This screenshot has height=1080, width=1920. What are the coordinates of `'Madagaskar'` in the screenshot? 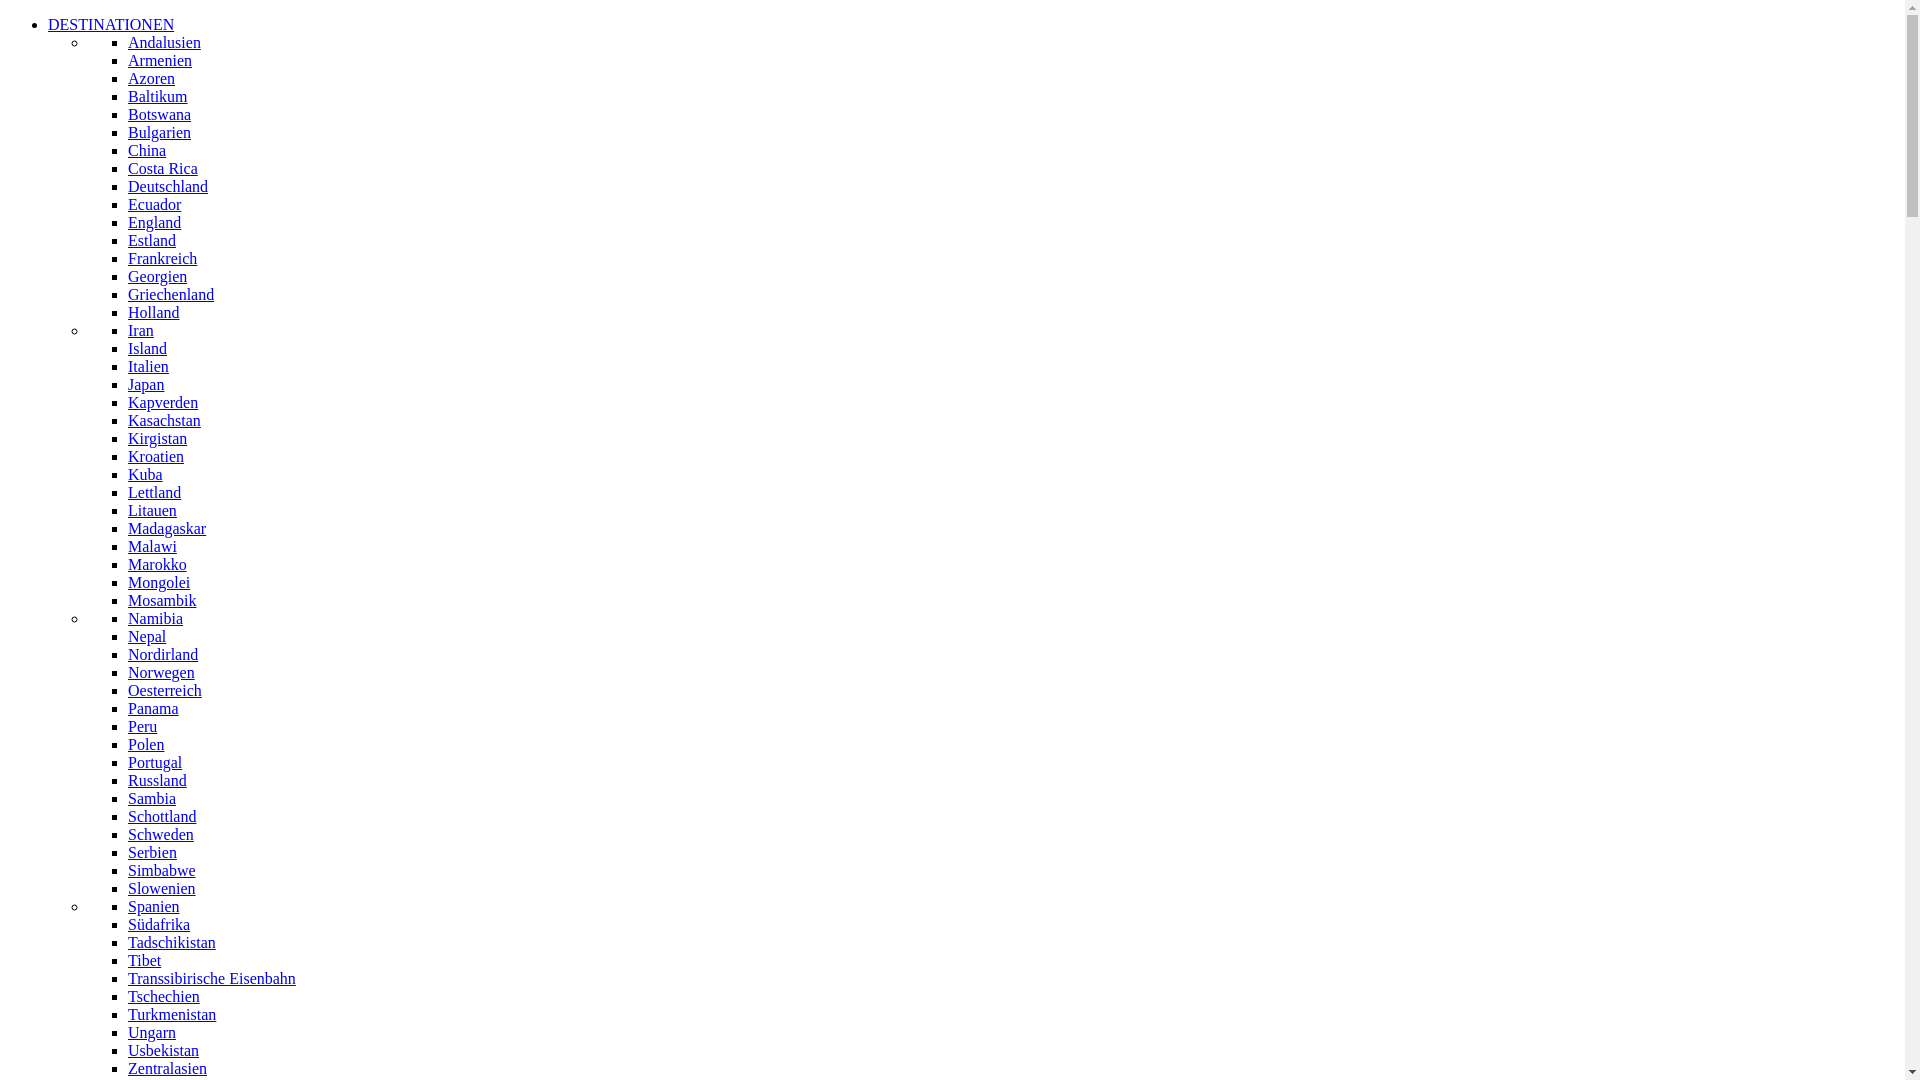 It's located at (167, 527).